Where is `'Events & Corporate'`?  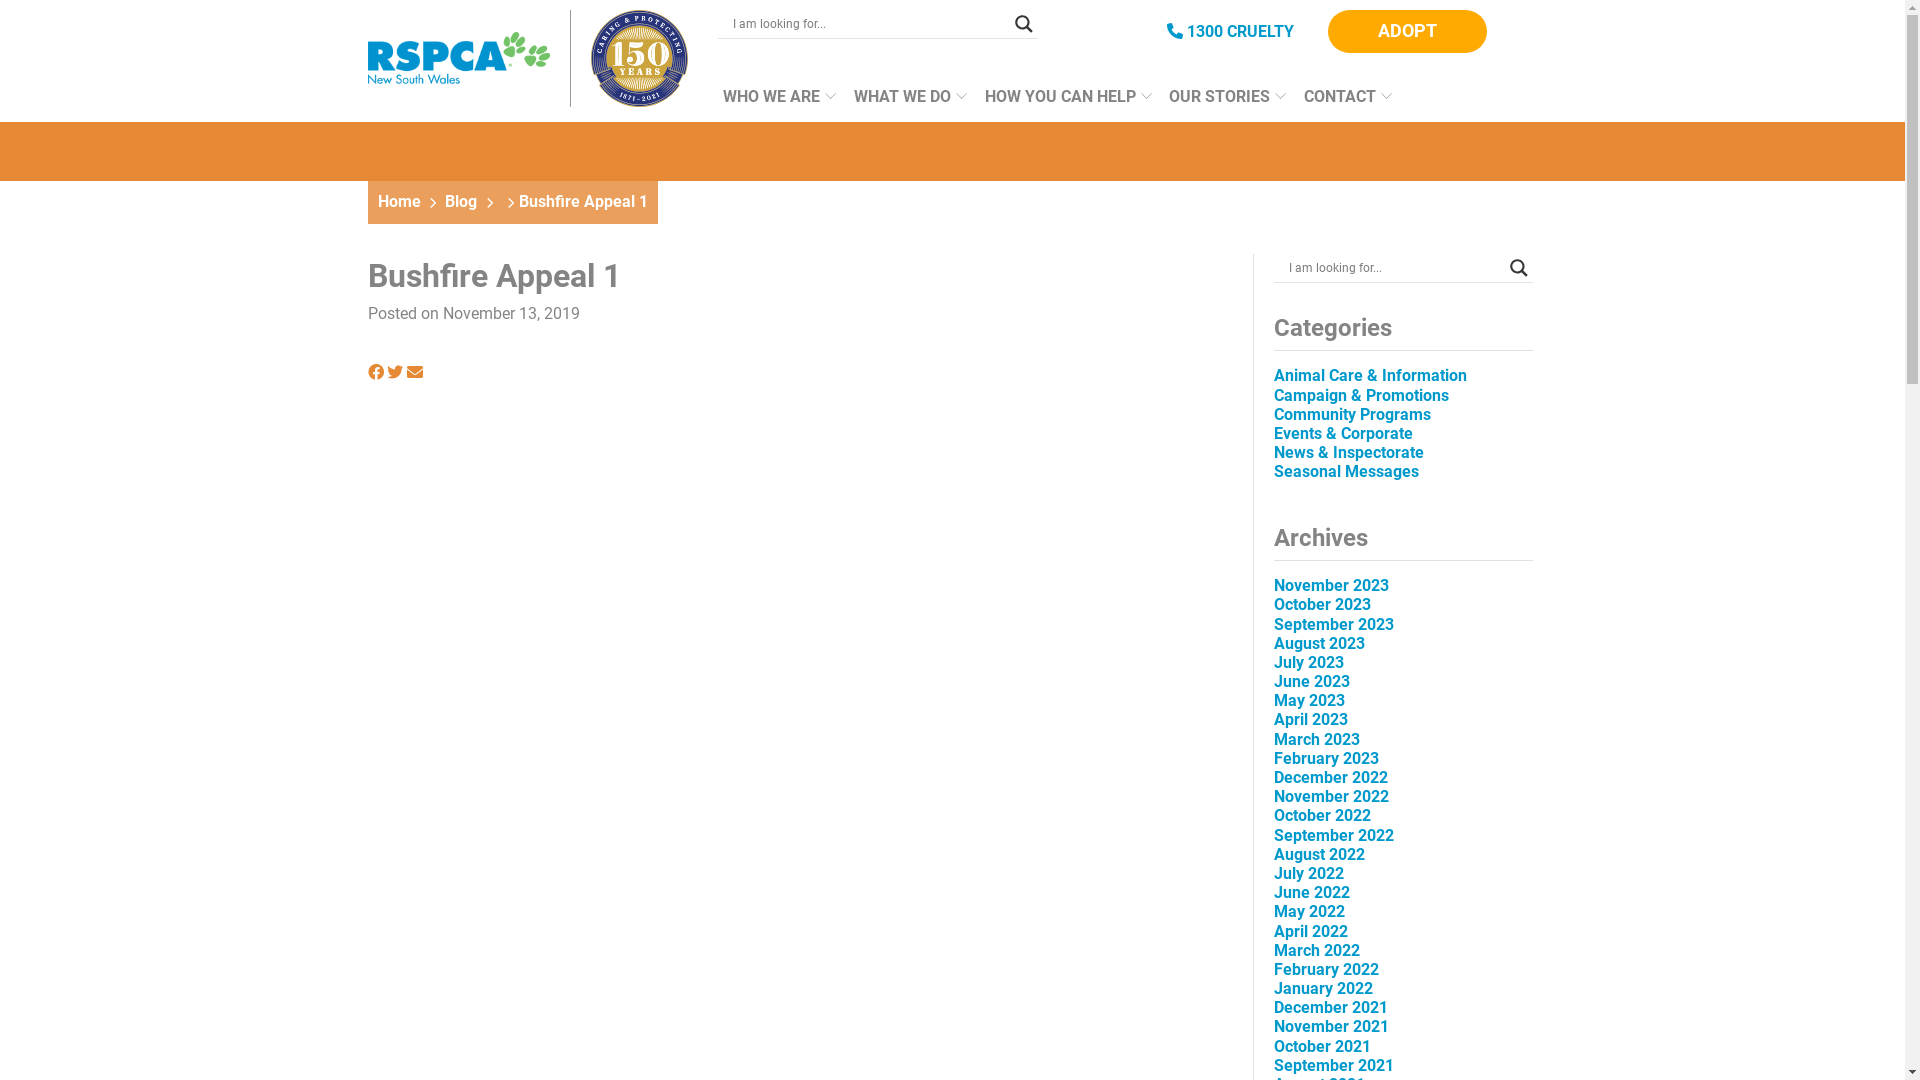 'Events & Corporate' is located at coordinates (1343, 432).